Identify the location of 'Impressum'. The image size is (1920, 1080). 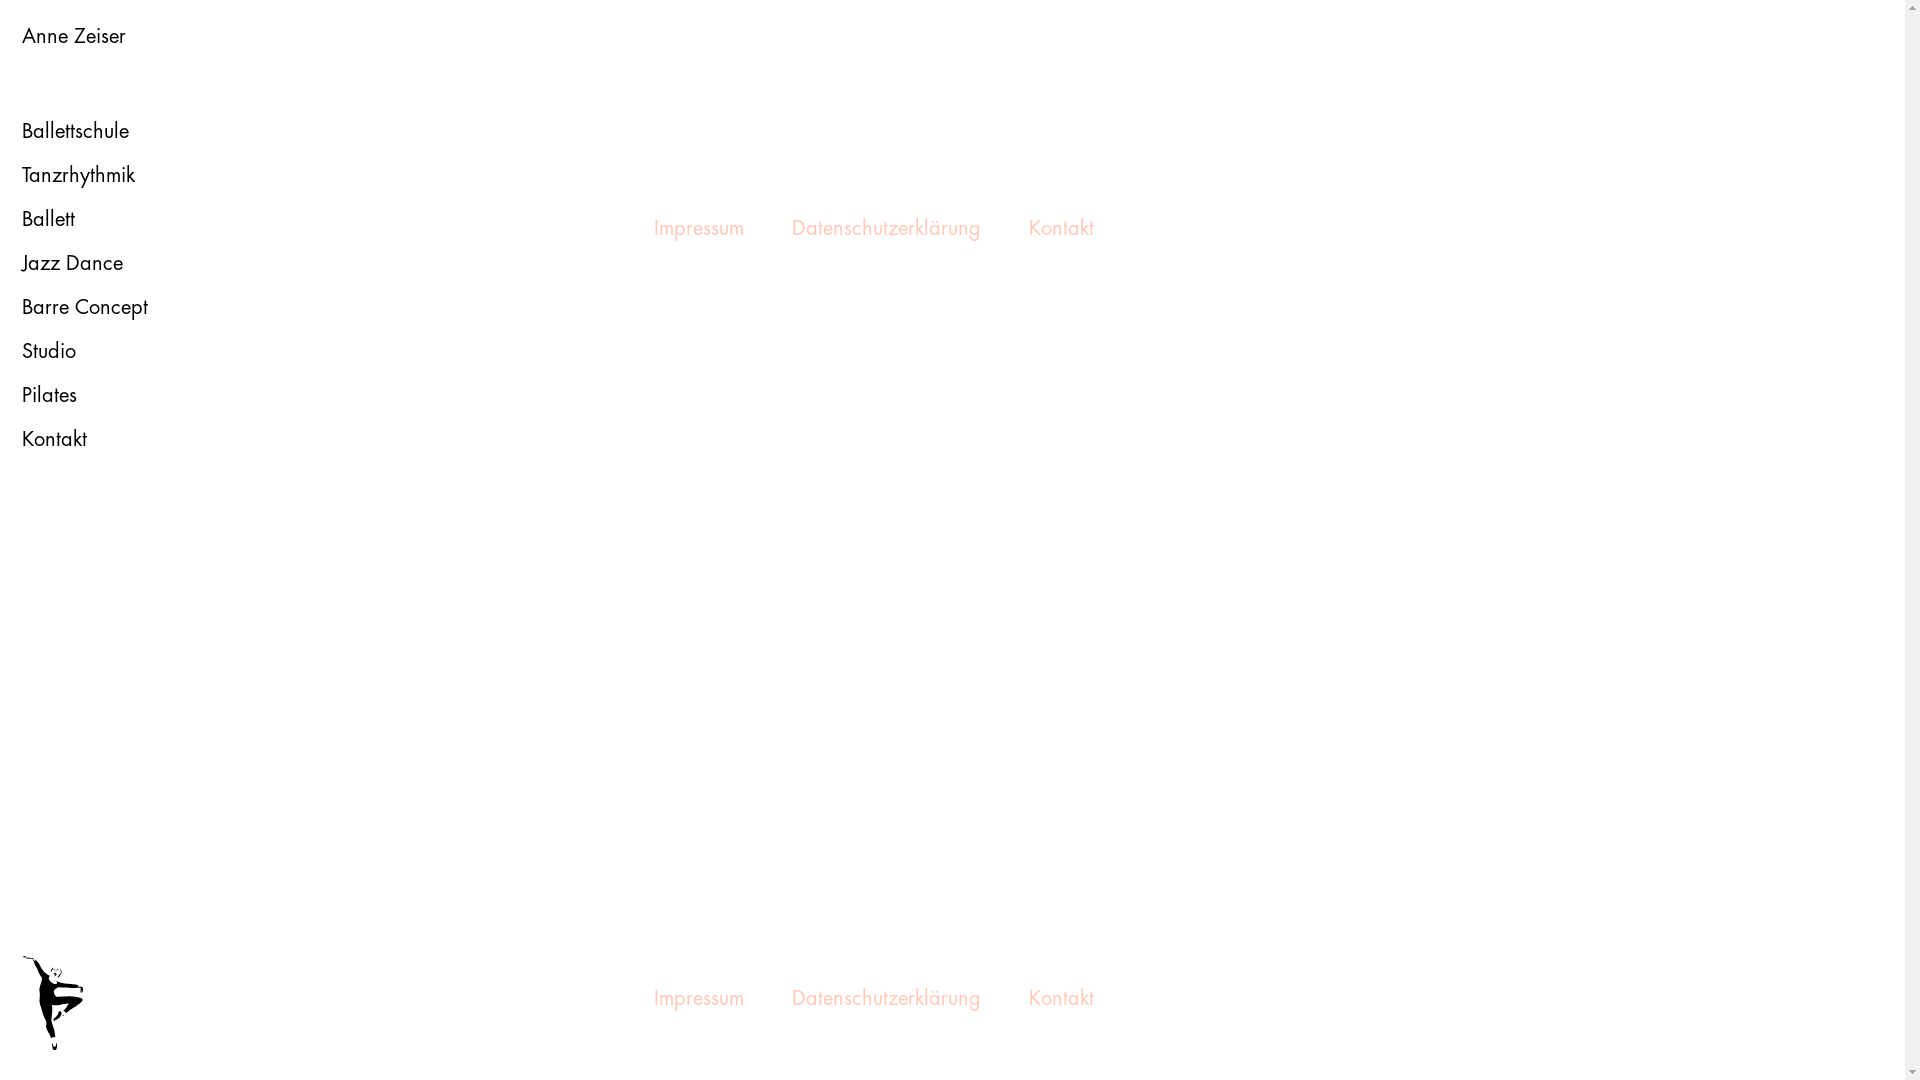
(699, 227).